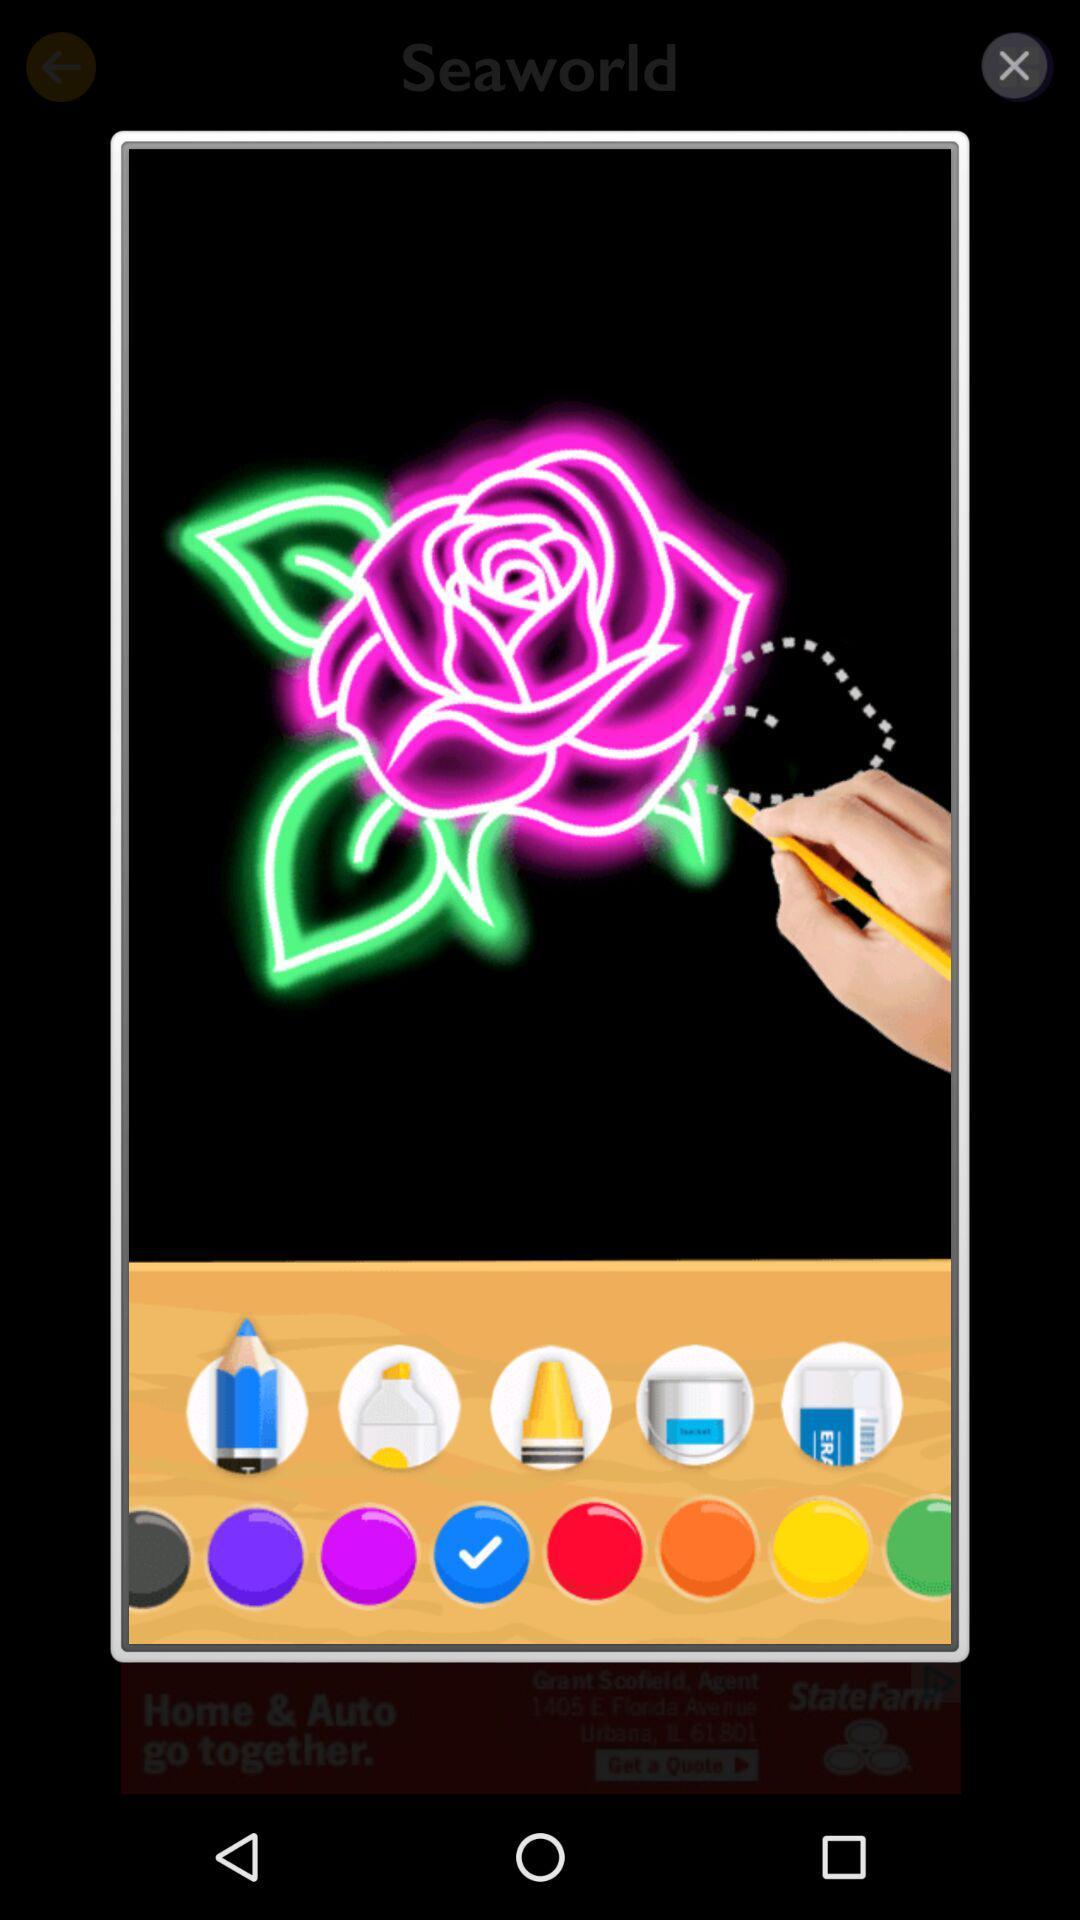 The image size is (1080, 1920). What do you see at coordinates (1014, 65) in the screenshot?
I see `exit out` at bounding box center [1014, 65].